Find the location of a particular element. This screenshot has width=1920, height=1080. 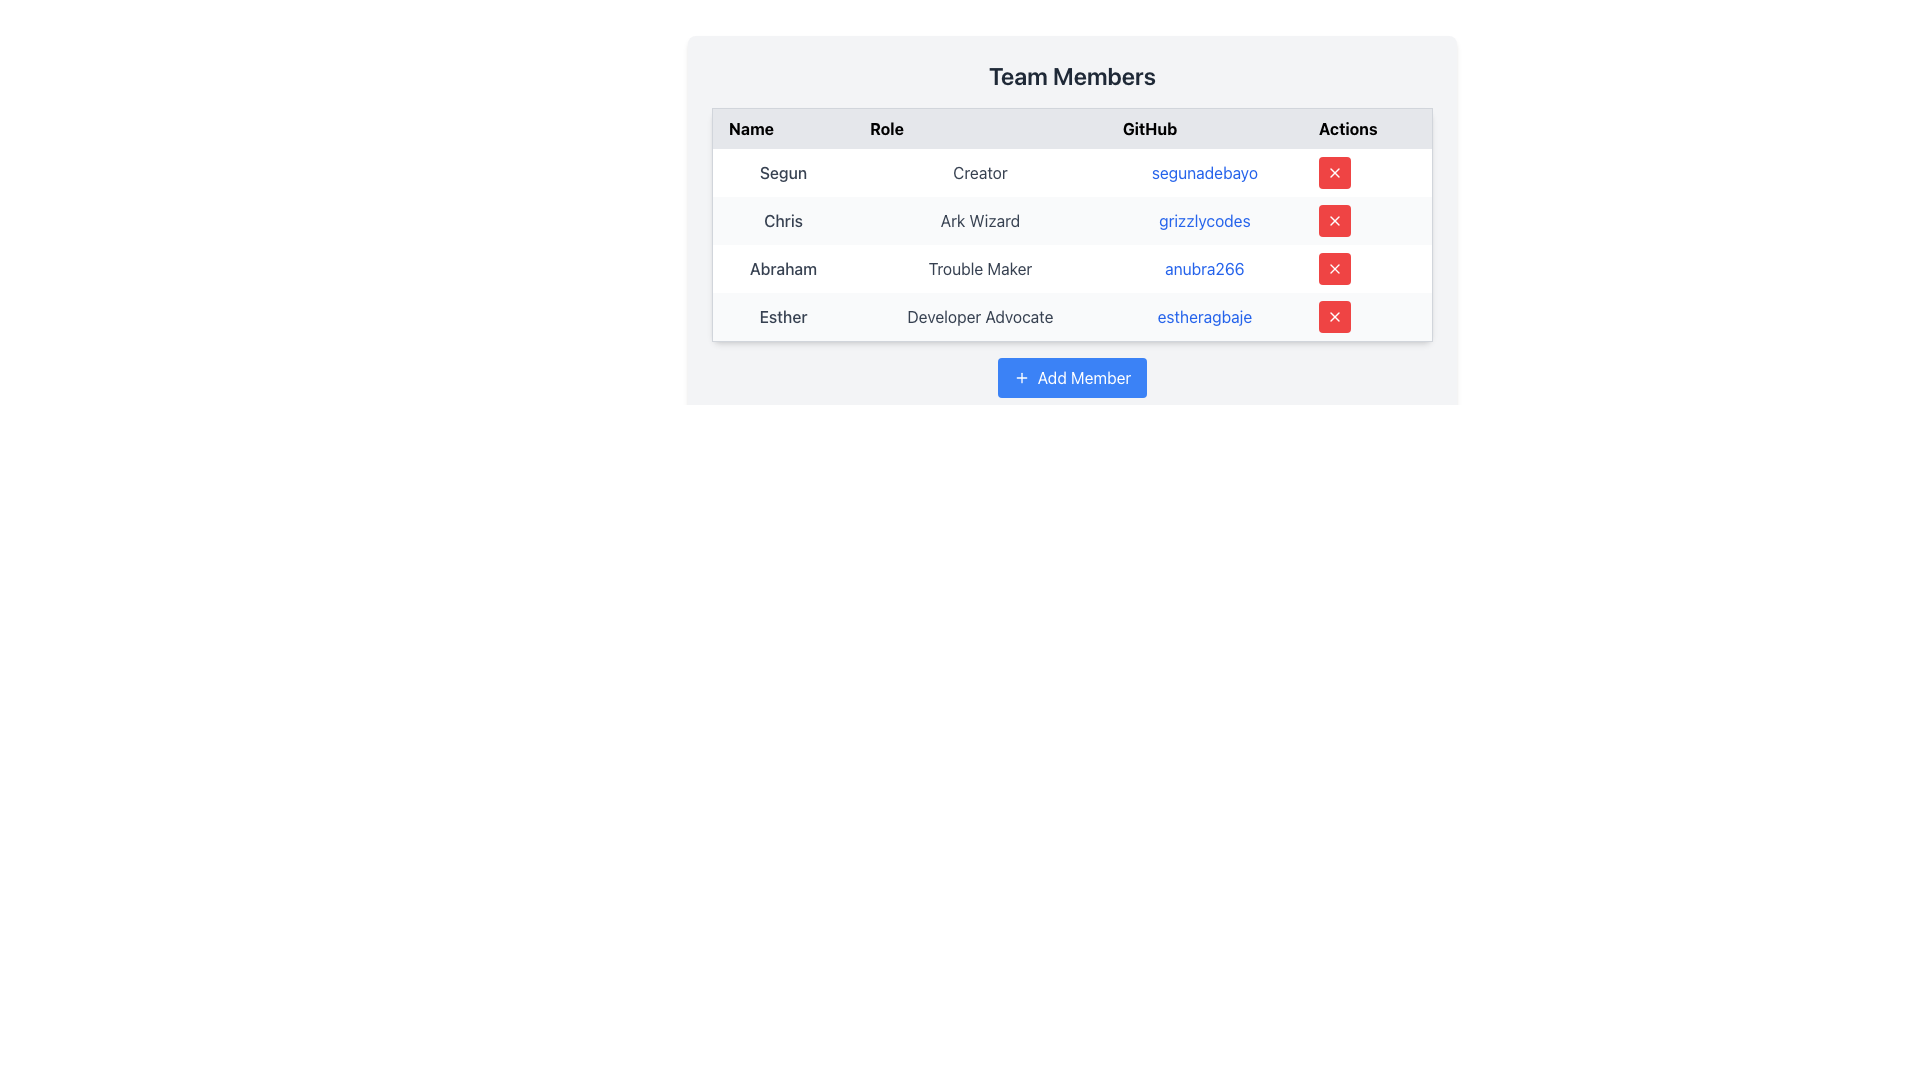

the red button with a white cross icon in the 'Actions' column of the last row in the 'Team Members' table is located at coordinates (1334, 315).